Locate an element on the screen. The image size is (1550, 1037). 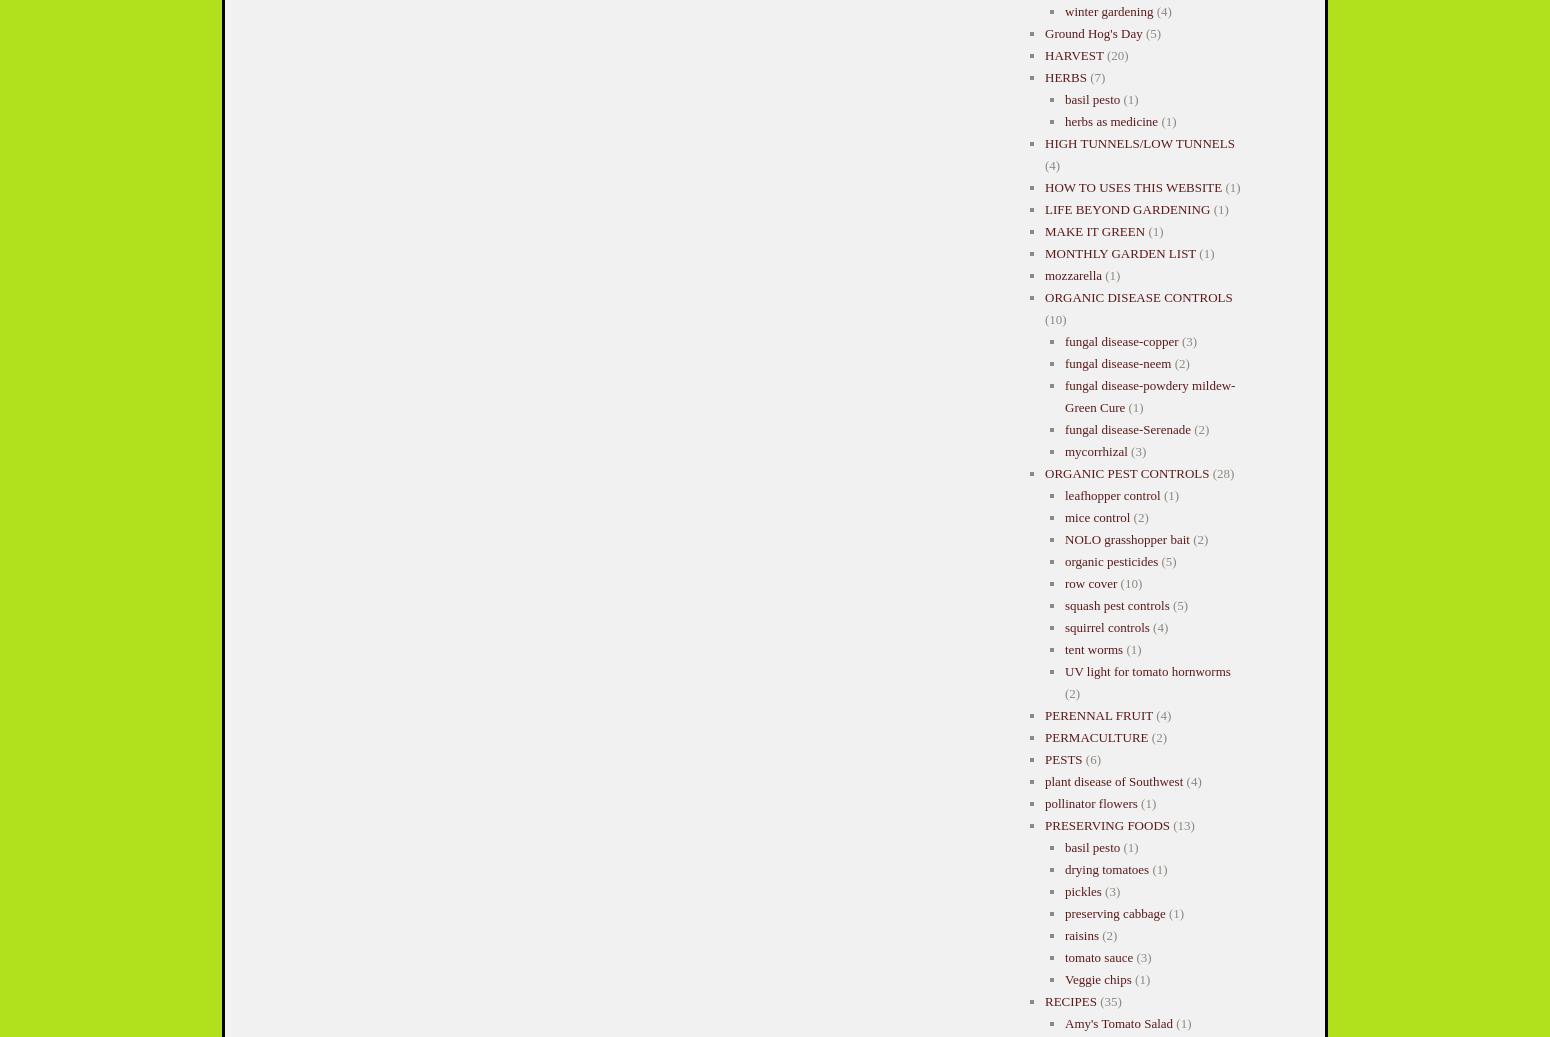
'PRESERVING FOODS' is located at coordinates (1045, 825).